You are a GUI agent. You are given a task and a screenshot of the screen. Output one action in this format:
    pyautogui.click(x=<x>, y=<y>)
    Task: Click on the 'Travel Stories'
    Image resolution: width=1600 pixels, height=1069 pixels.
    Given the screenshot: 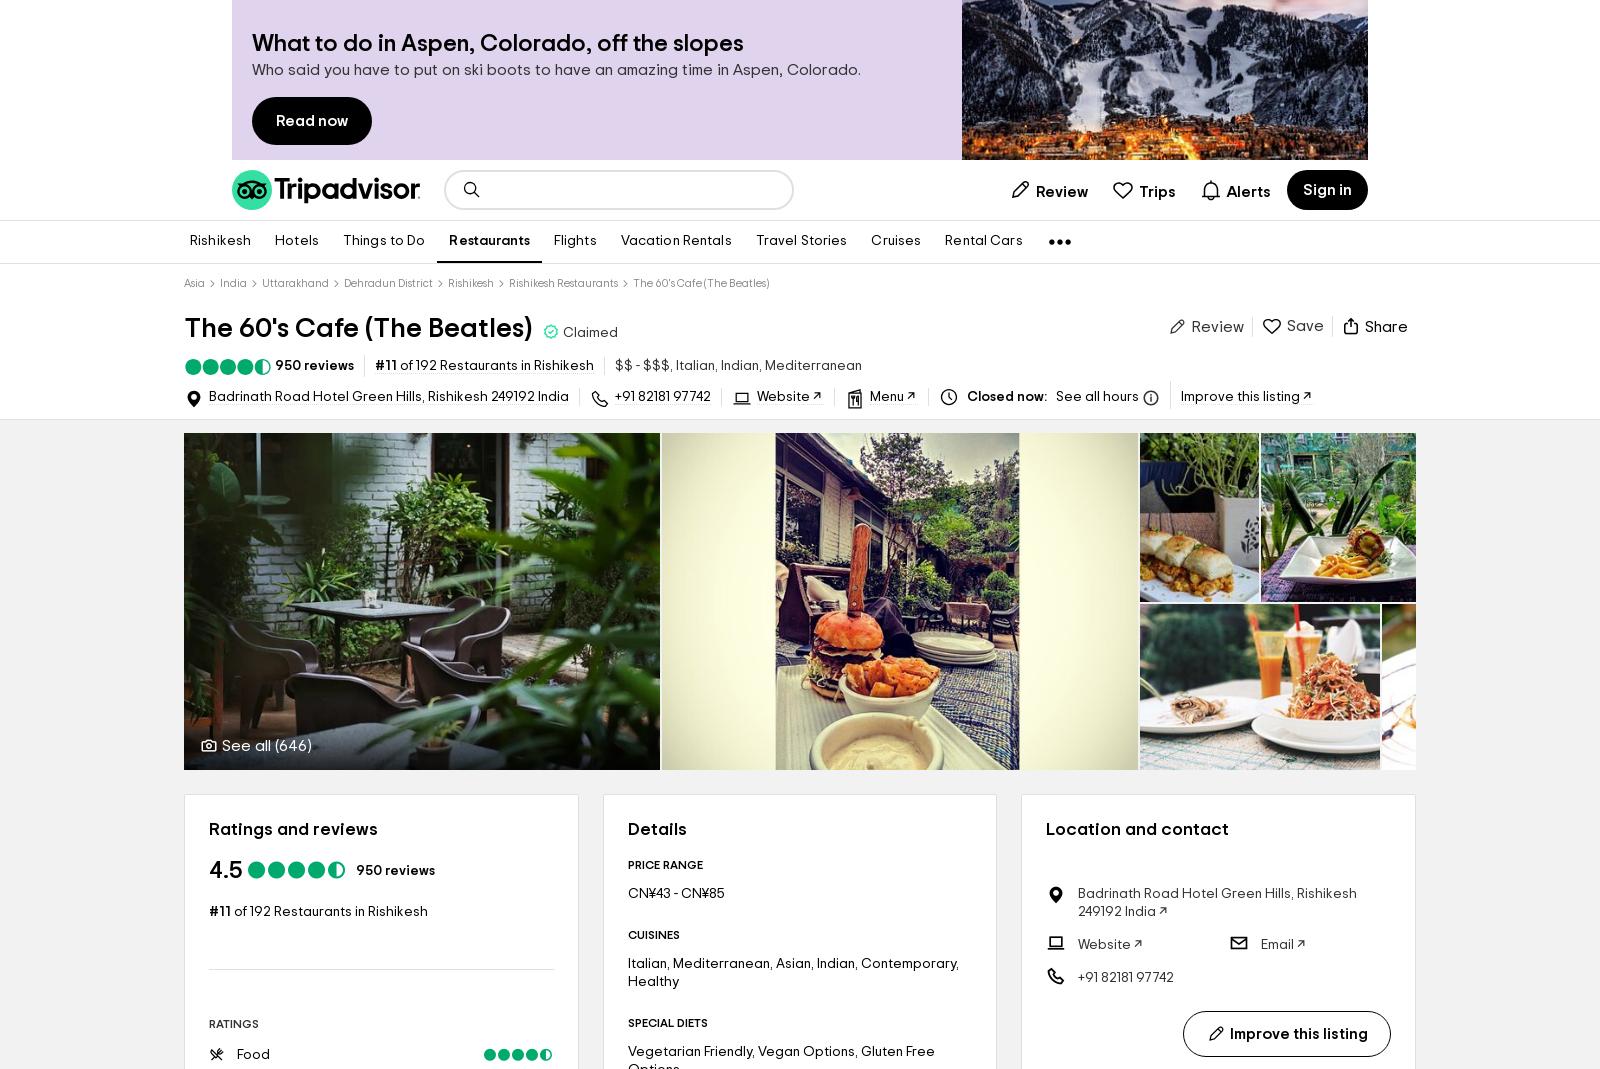 What is the action you would take?
    pyautogui.click(x=800, y=239)
    